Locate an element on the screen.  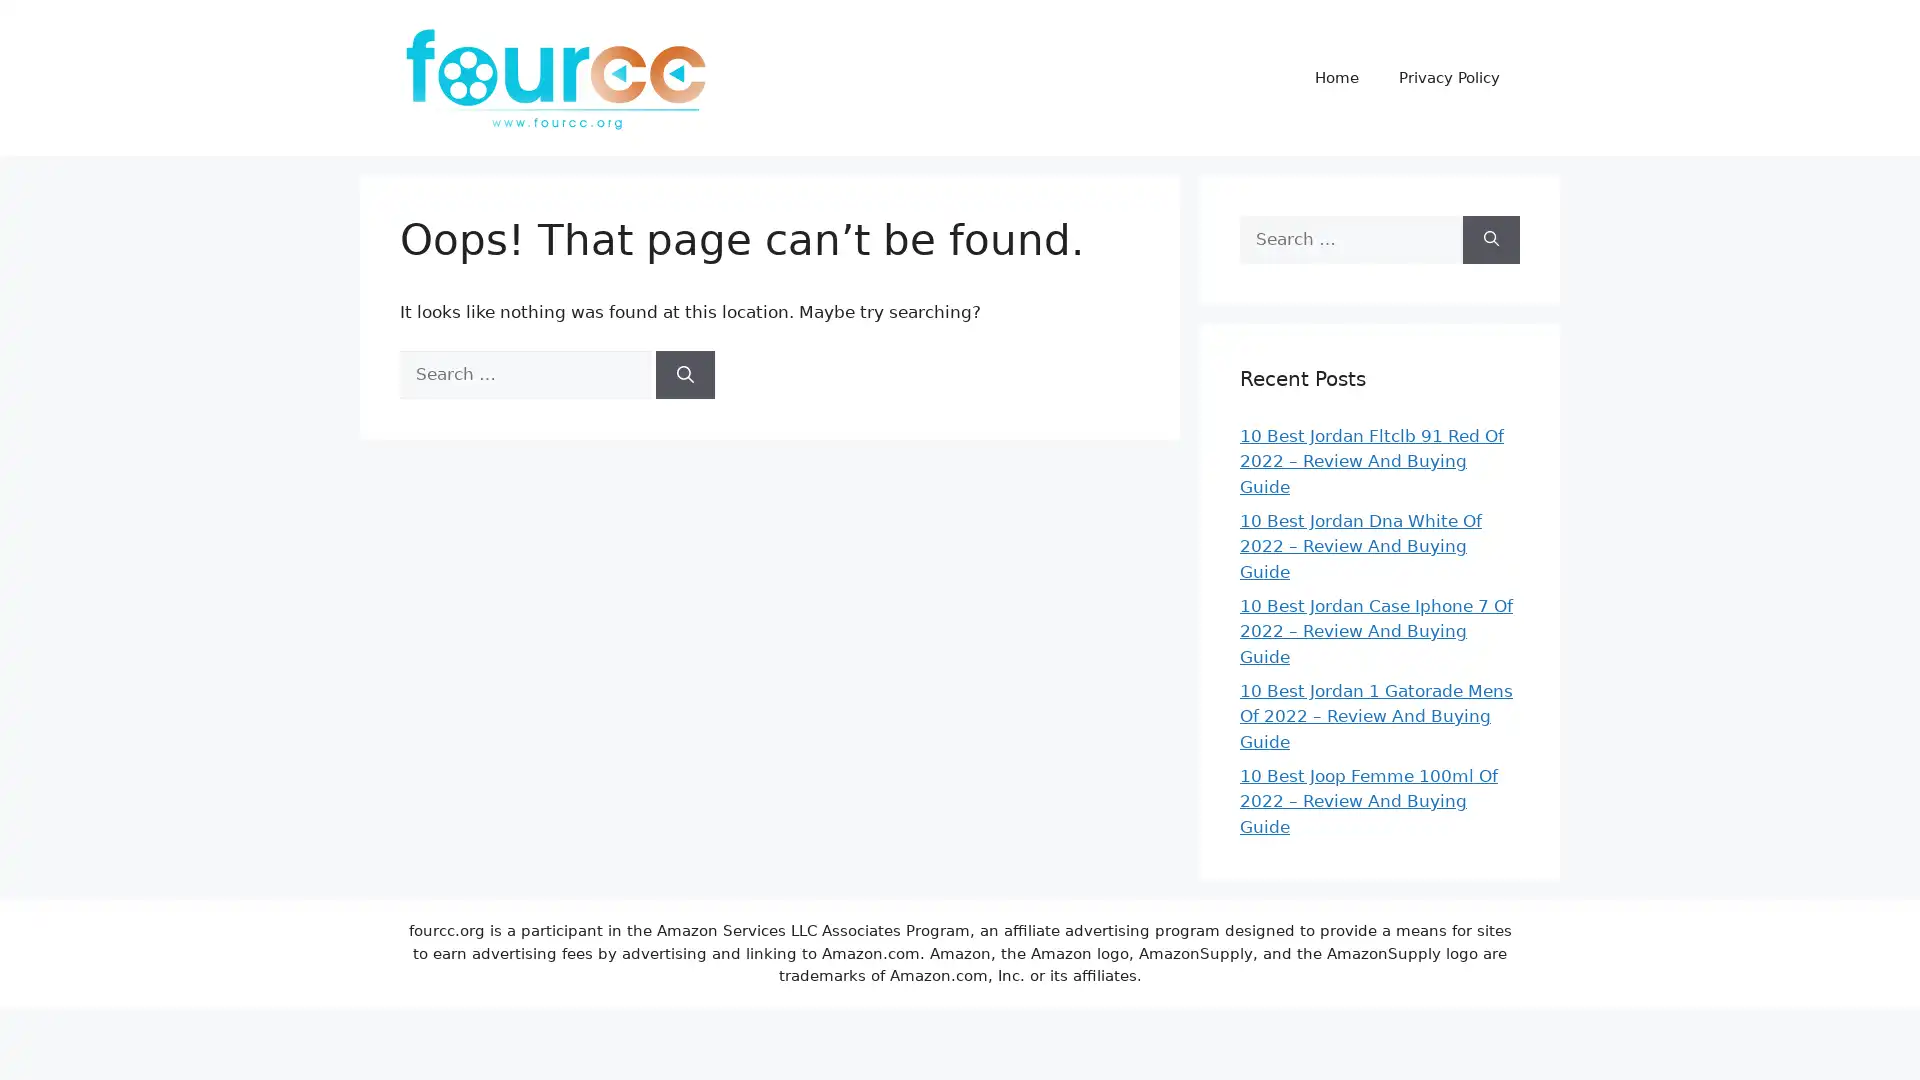
Search is located at coordinates (1491, 238).